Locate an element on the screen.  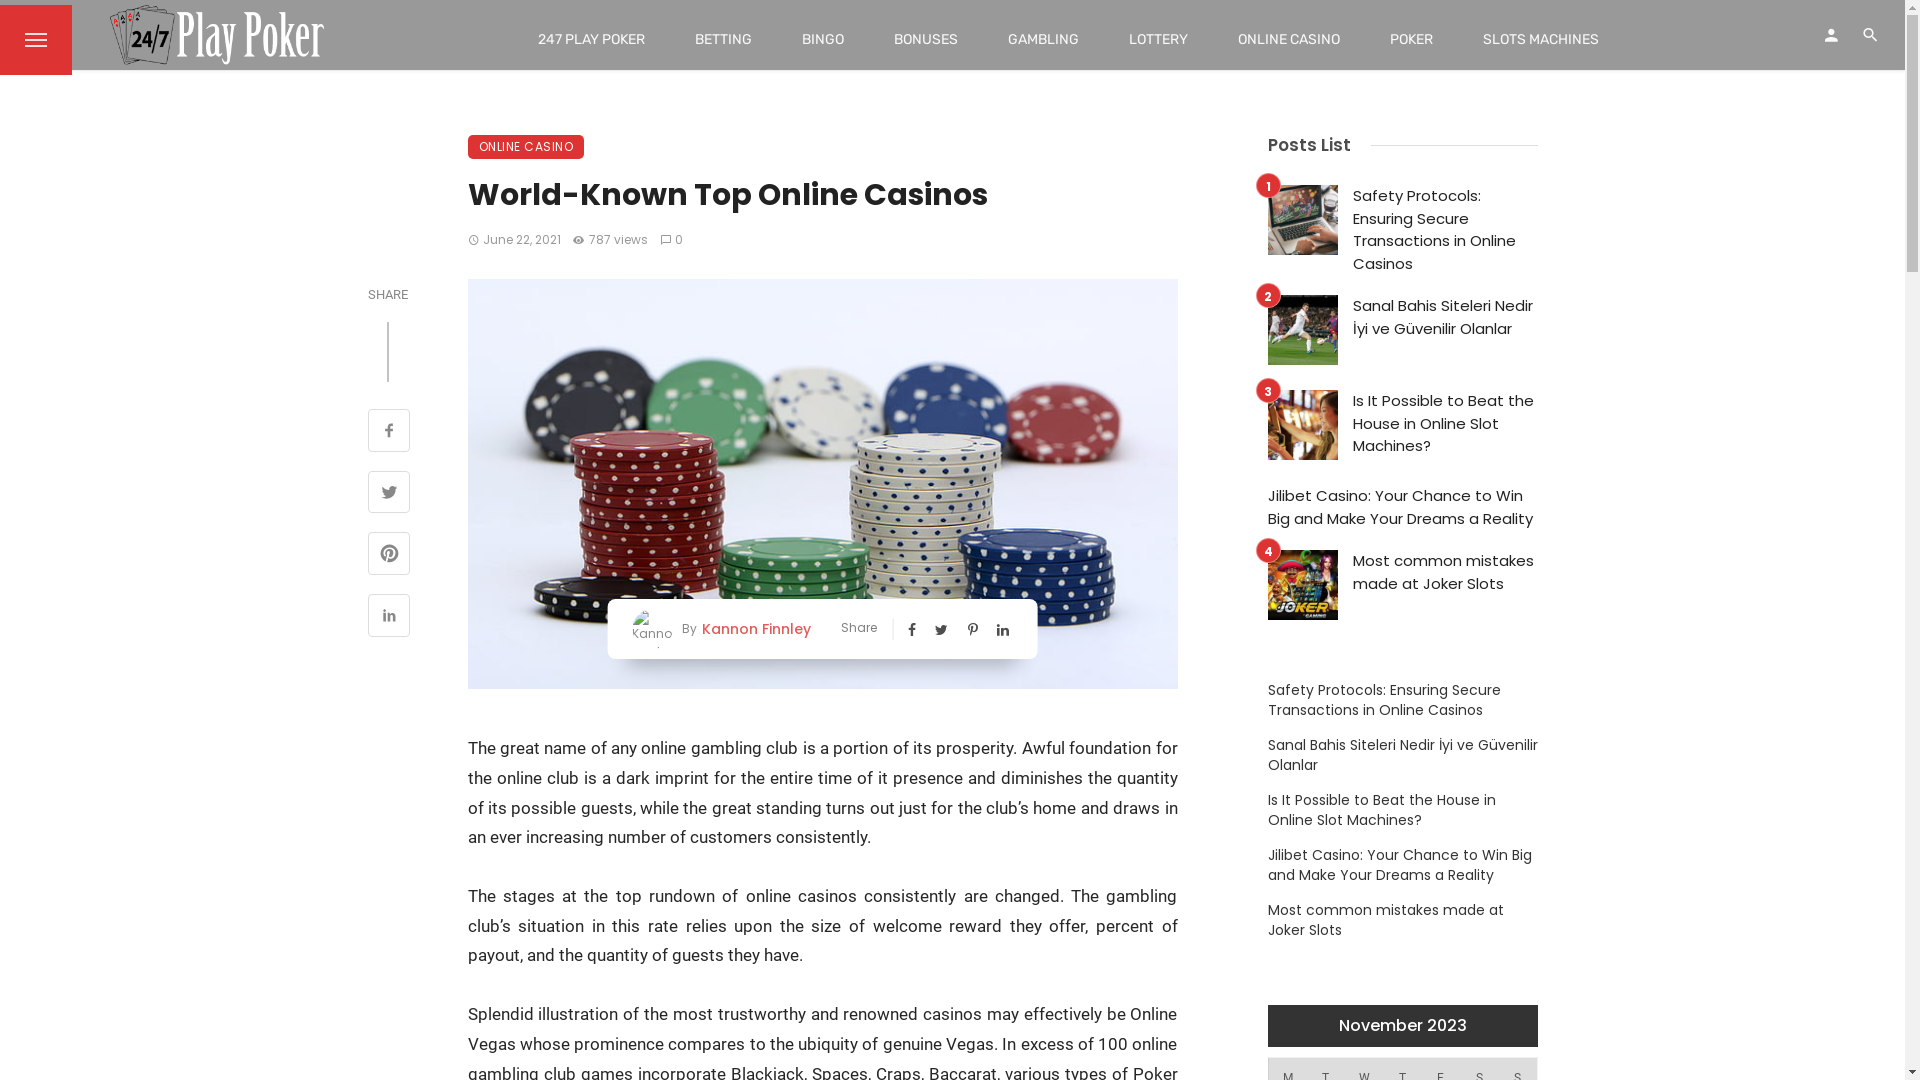
'Share on Twitter' is located at coordinates (368, 494).